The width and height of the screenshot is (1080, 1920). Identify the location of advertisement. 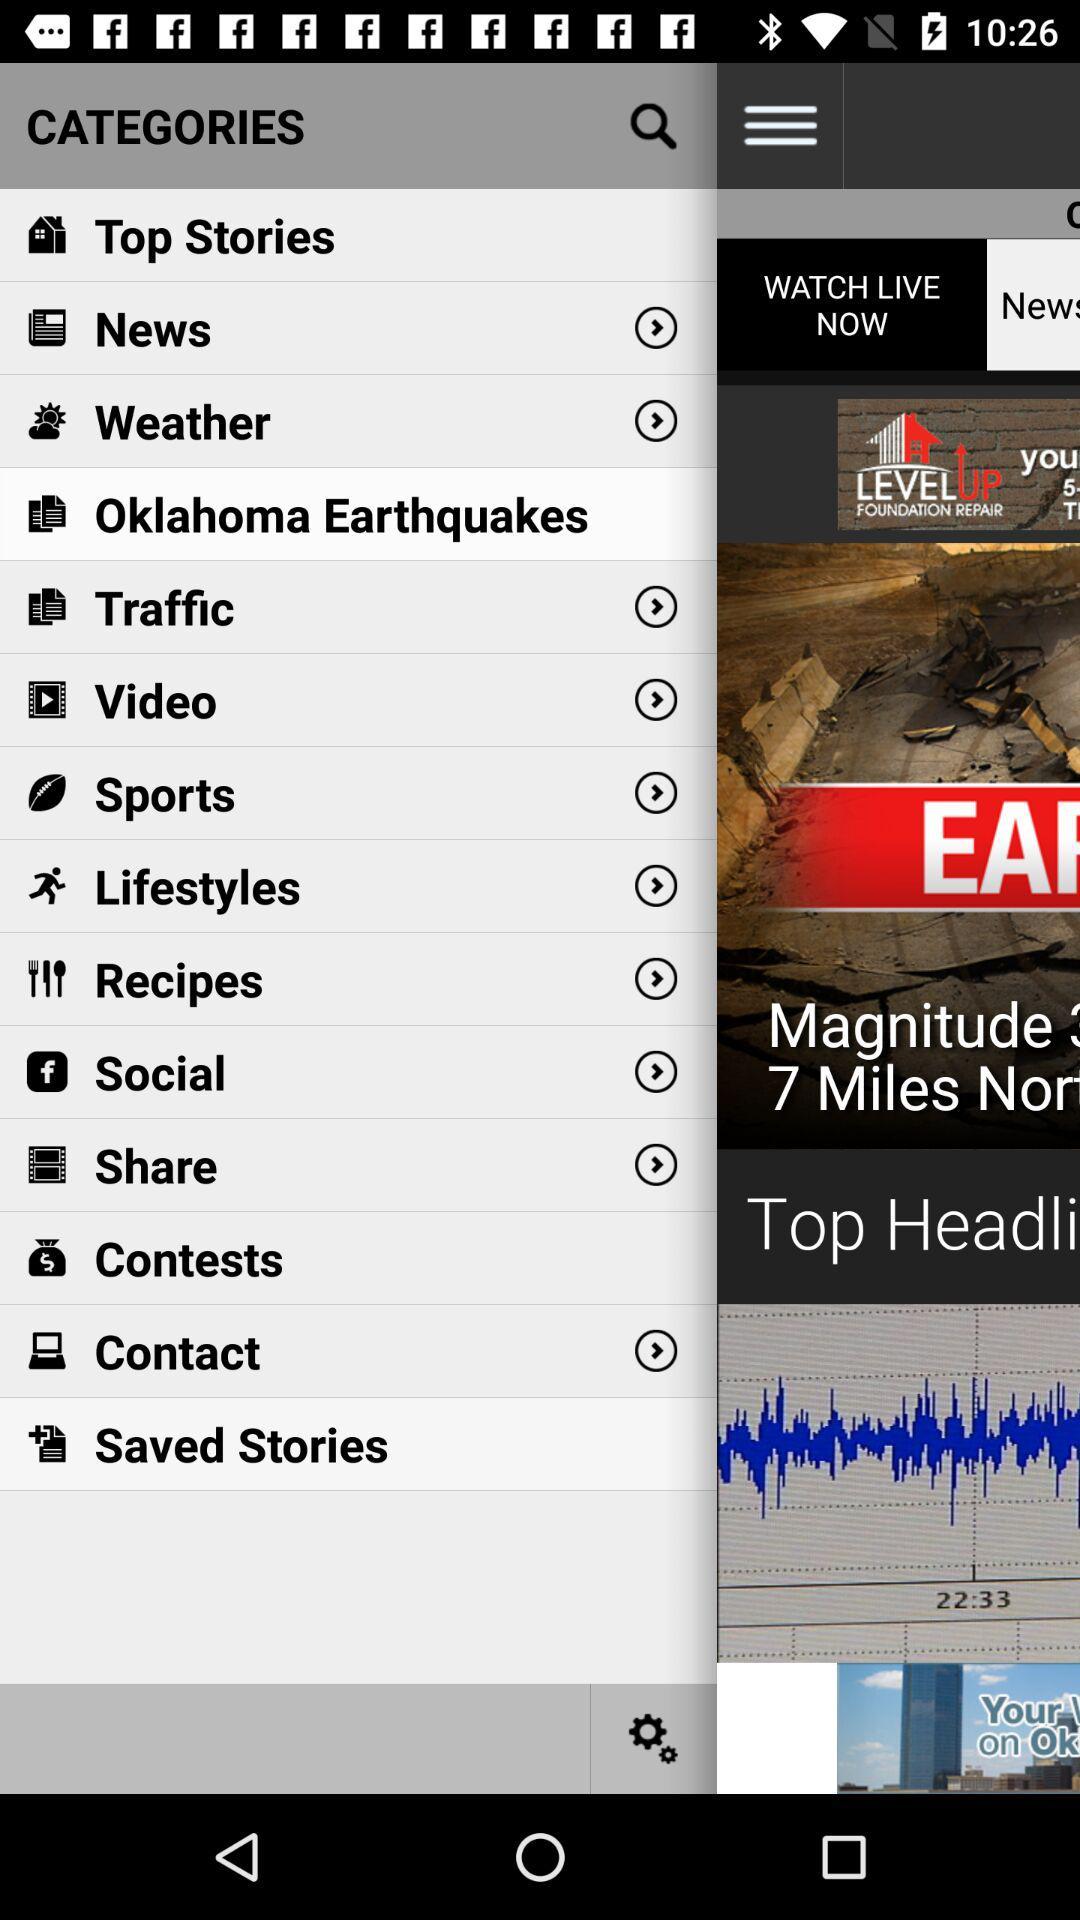
(897, 949).